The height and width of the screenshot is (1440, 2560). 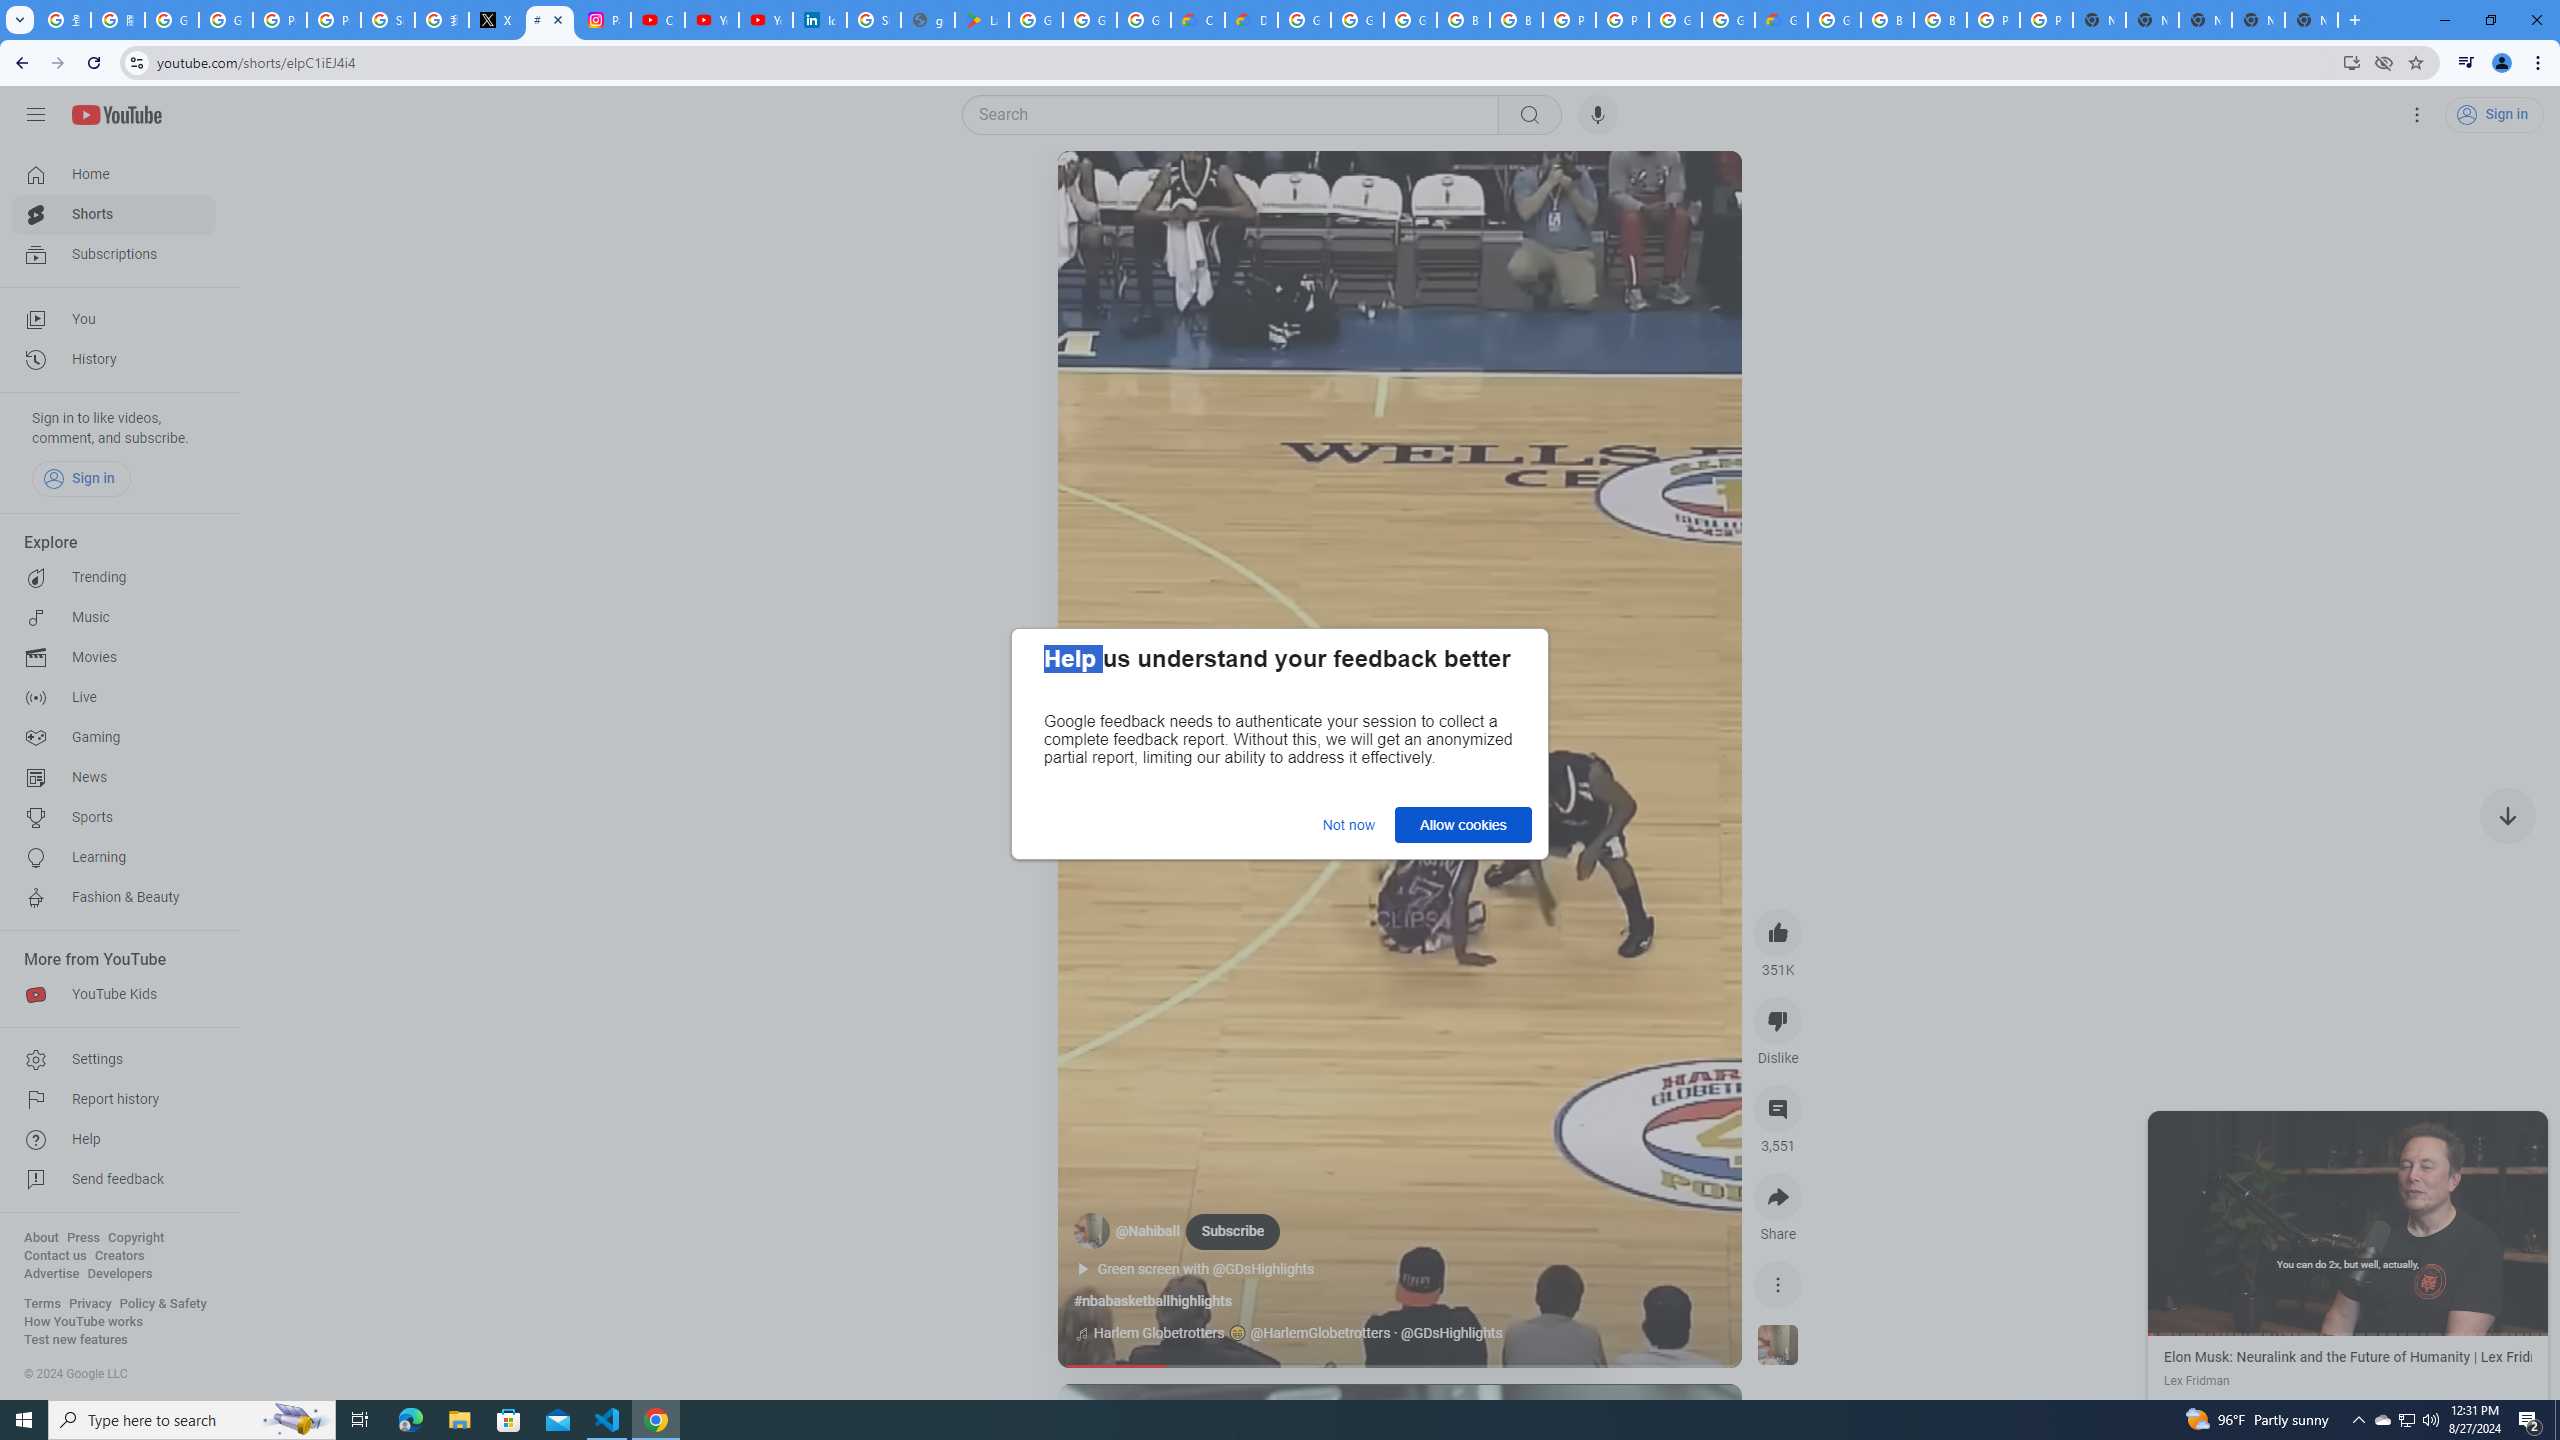 I want to click on 'Sign in - Google Accounts', so click(x=388, y=19).